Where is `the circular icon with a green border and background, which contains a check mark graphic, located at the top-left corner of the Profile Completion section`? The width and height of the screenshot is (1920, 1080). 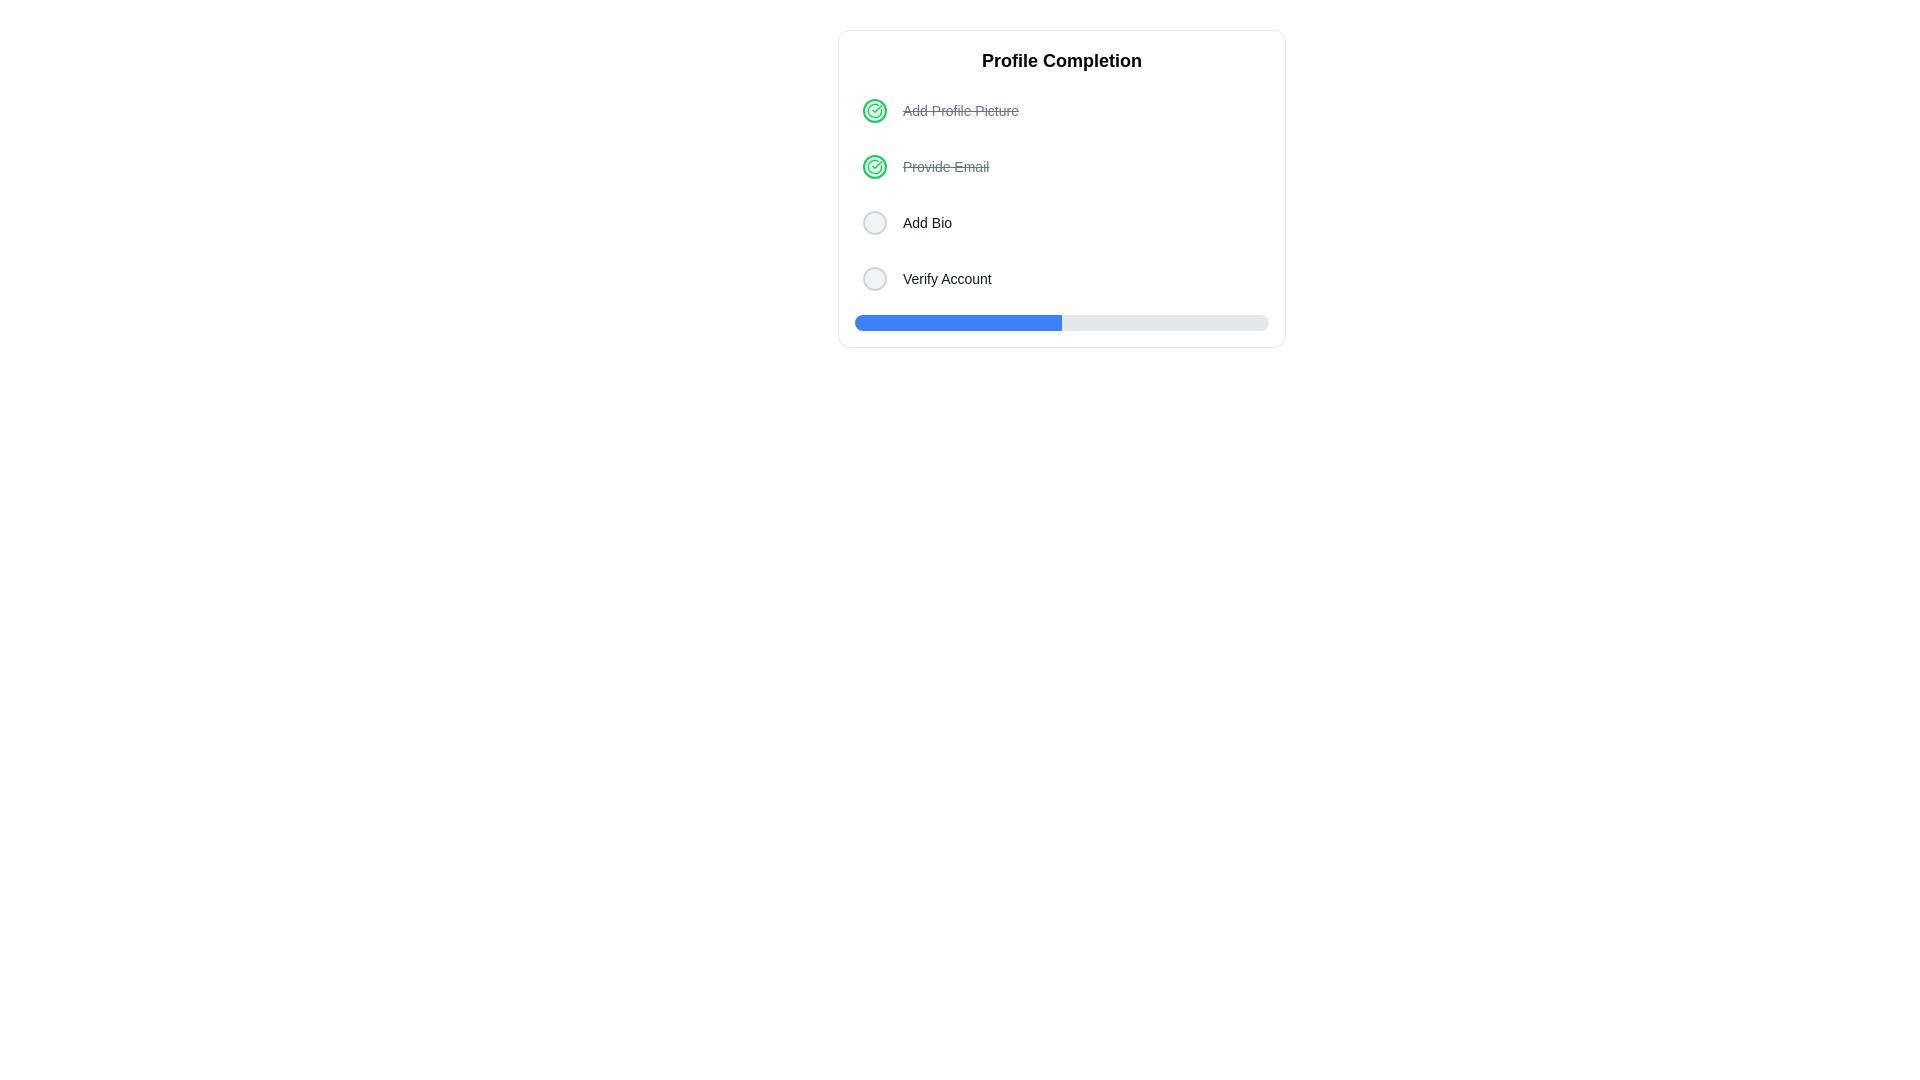 the circular icon with a green border and background, which contains a check mark graphic, located at the top-left corner of the Profile Completion section is located at coordinates (874, 165).